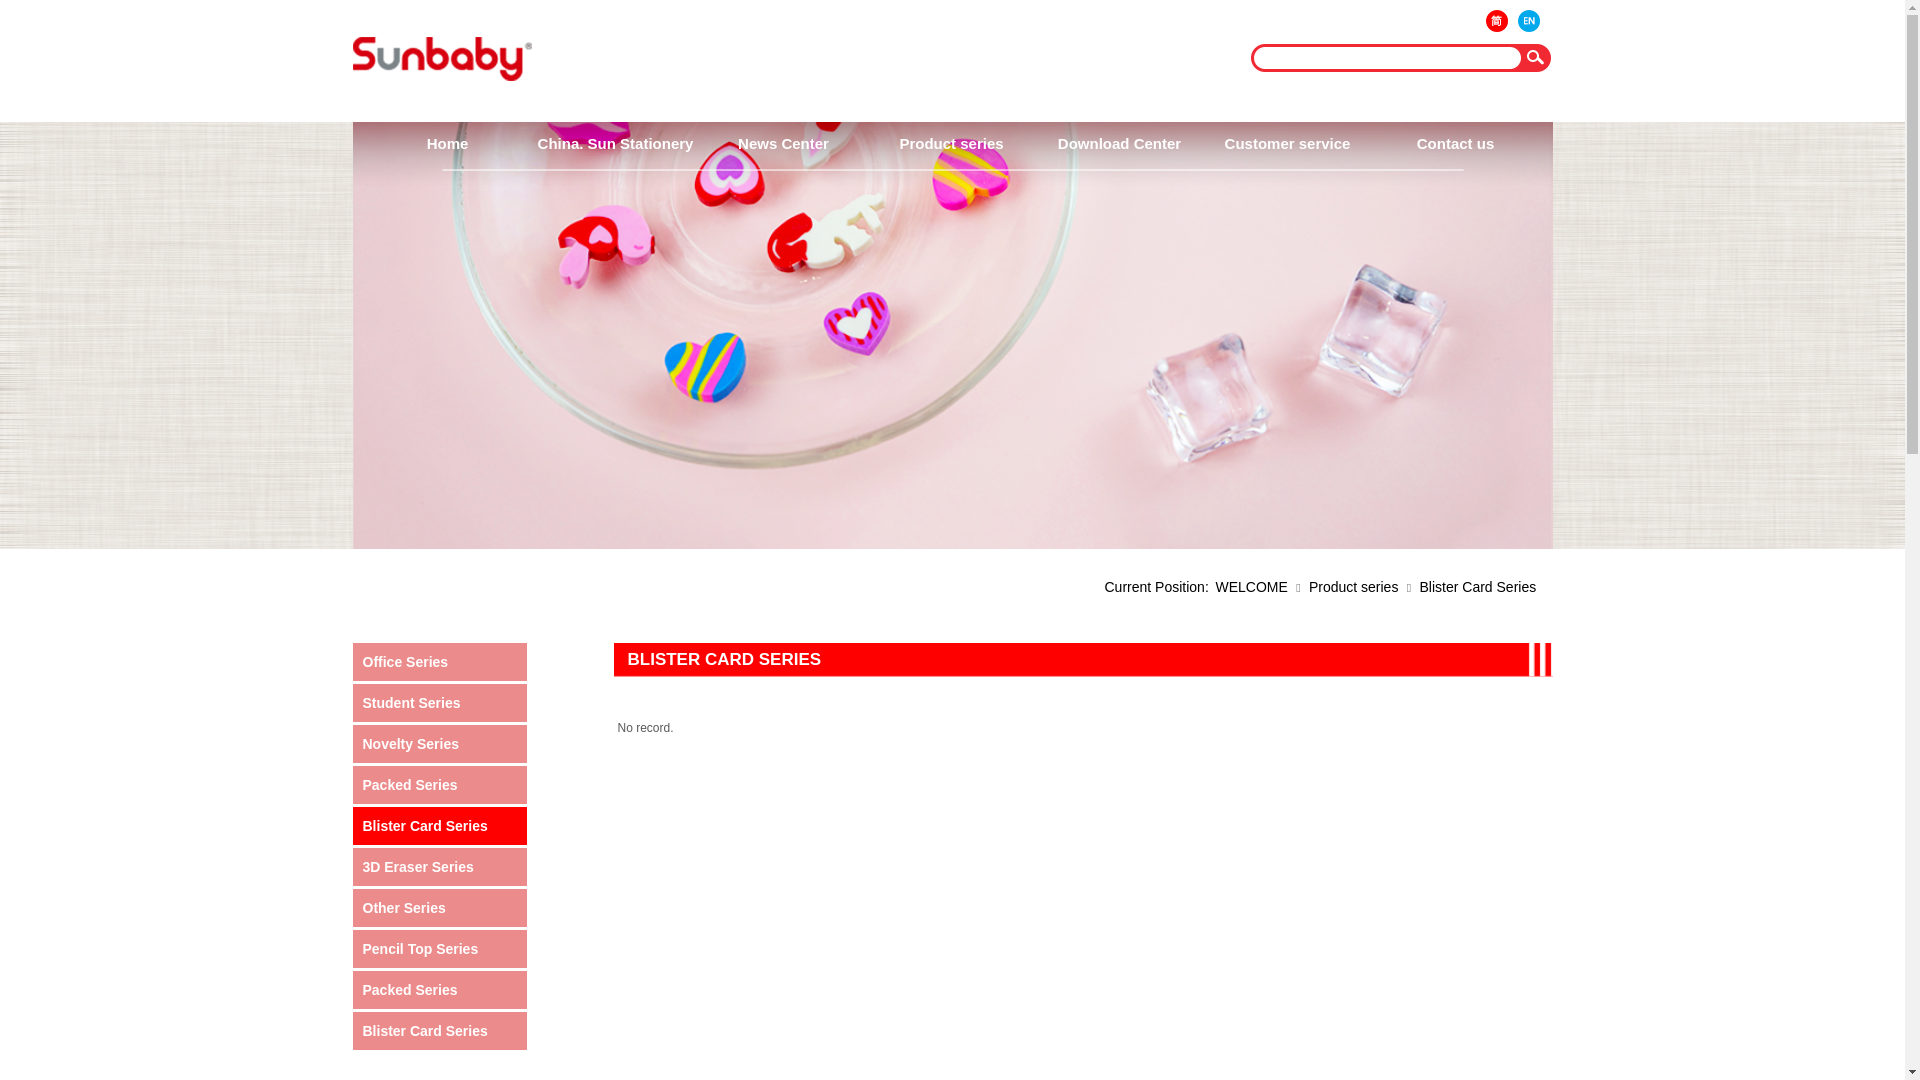 Image resolution: width=1920 pixels, height=1080 pixels. What do you see at coordinates (440, 744) in the screenshot?
I see `'Novelty Series'` at bounding box center [440, 744].